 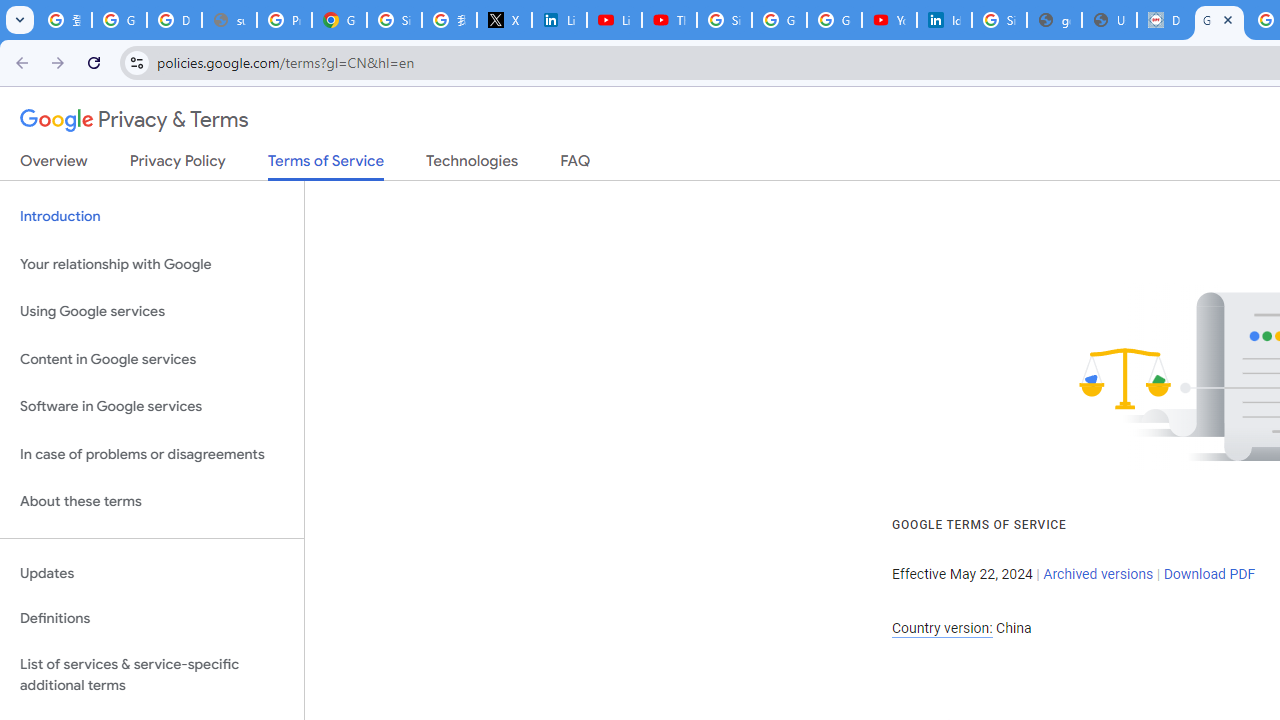 I want to click on 'User Details', so click(x=1108, y=20).